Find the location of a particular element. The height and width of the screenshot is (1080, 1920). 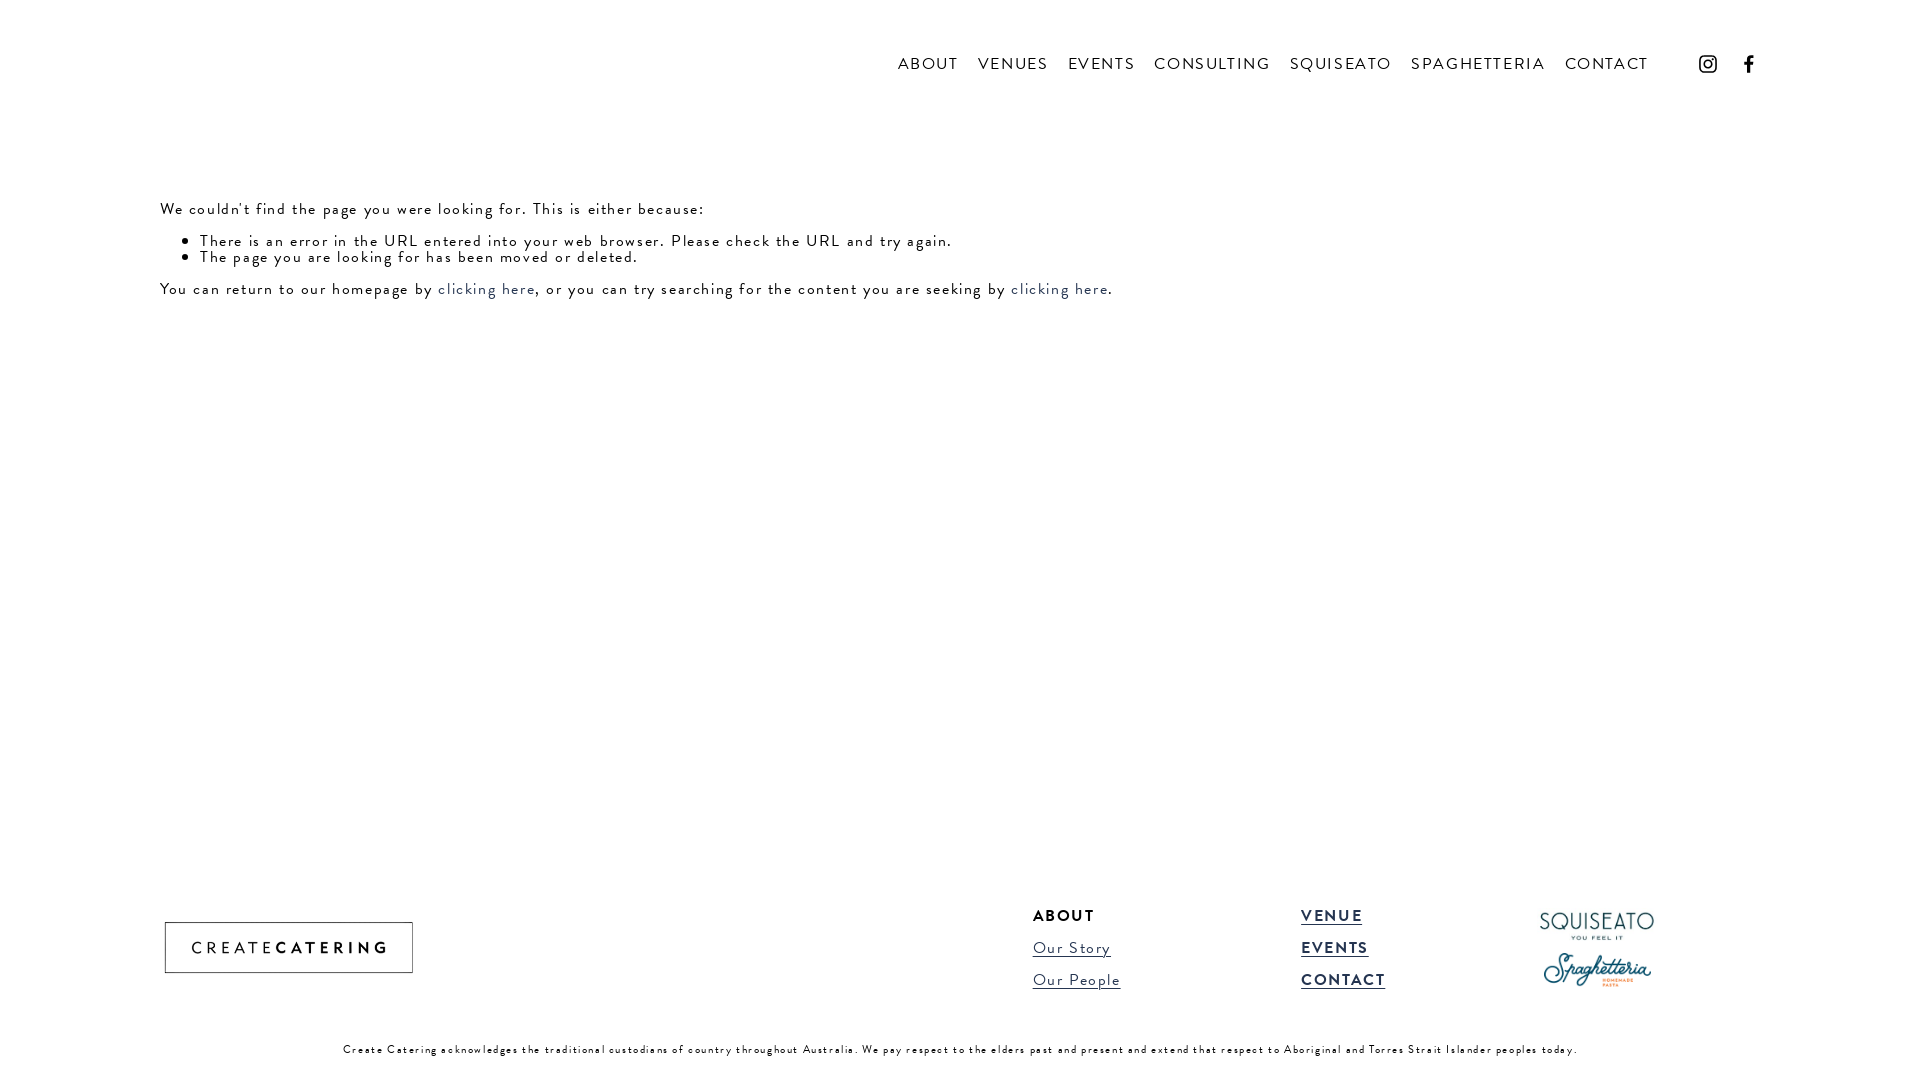

'VENUES' is located at coordinates (1013, 62).